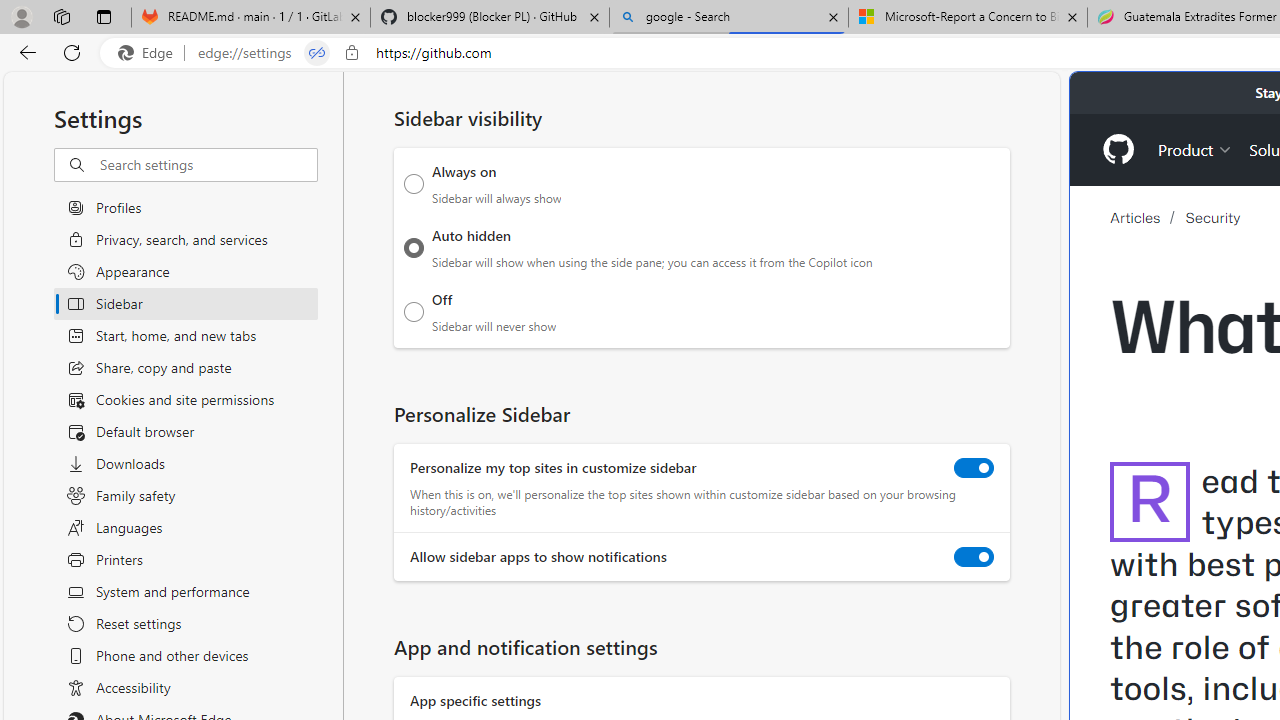 Image resolution: width=1280 pixels, height=720 pixels. Describe the element at coordinates (413, 311) in the screenshot. I see `'Off Sidebar will never show'` at that location.